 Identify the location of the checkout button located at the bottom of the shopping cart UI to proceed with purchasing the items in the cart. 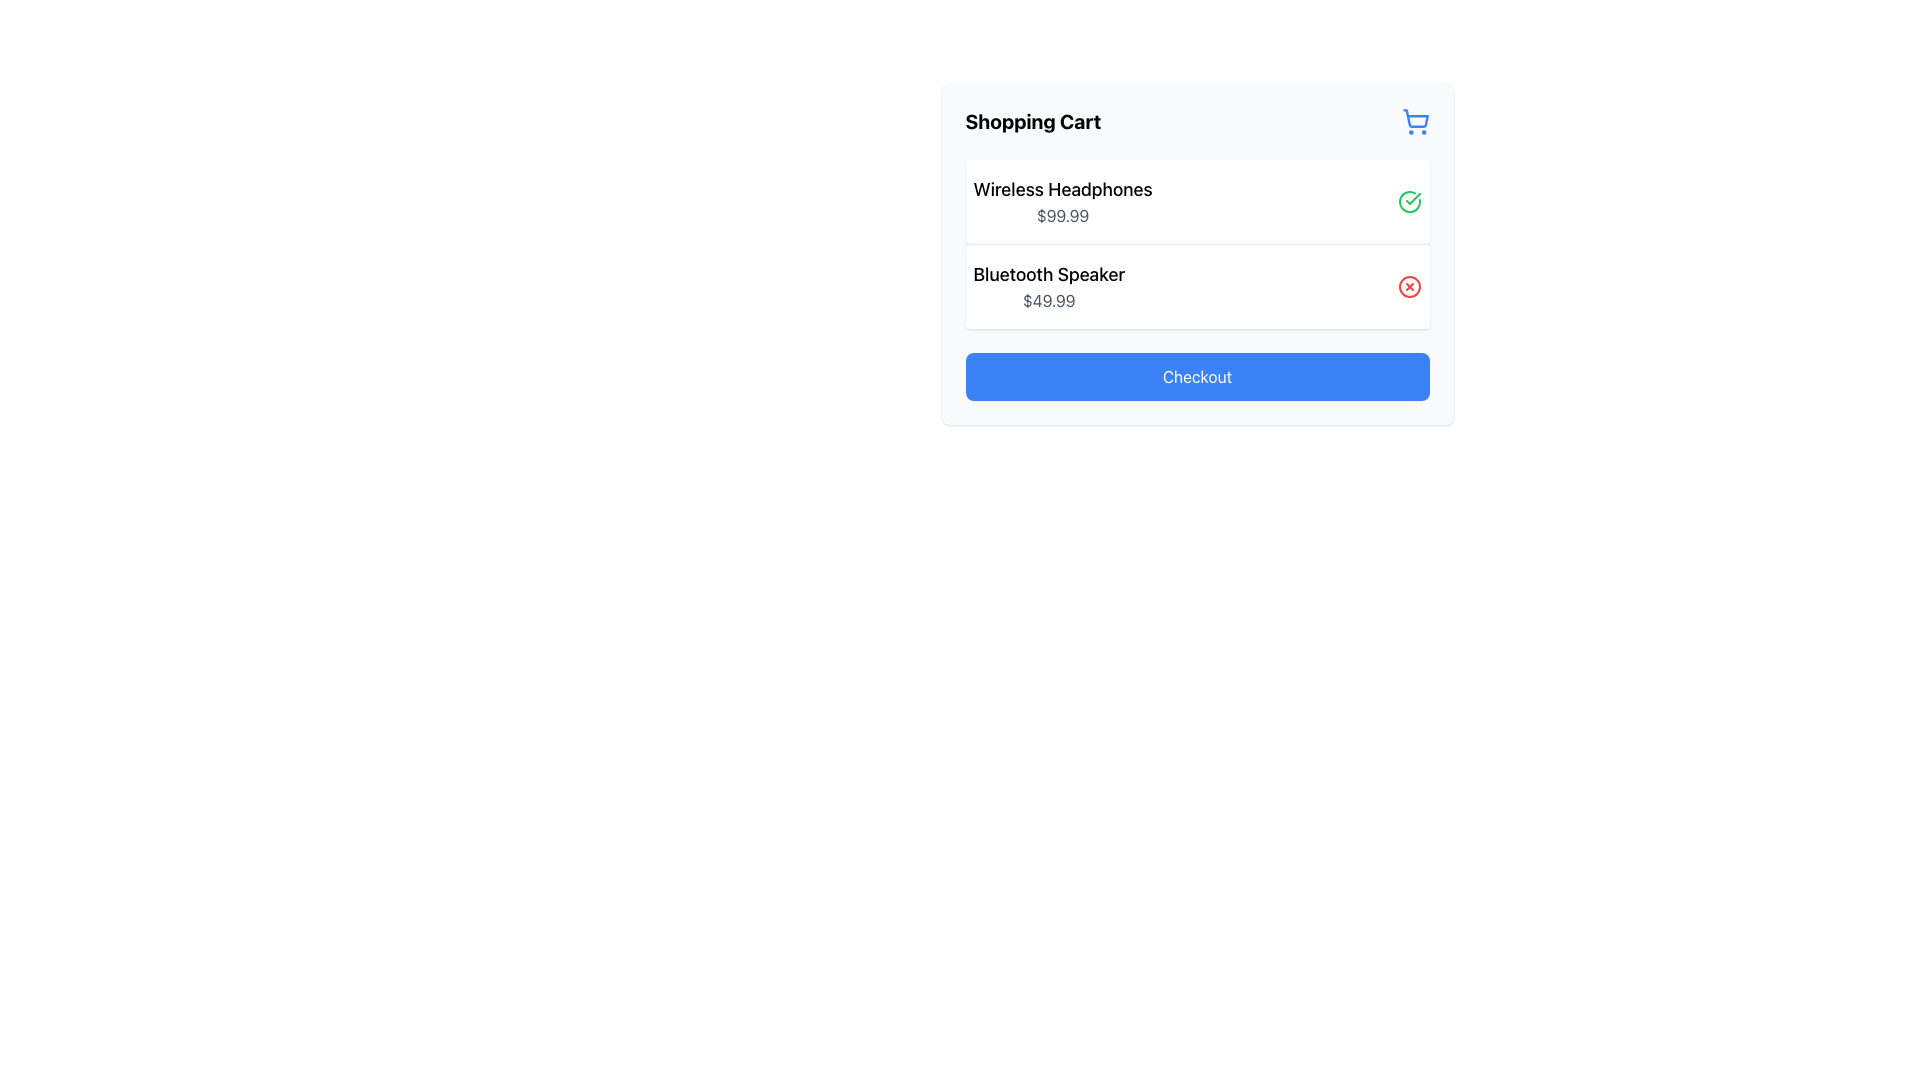
(1197, 377).